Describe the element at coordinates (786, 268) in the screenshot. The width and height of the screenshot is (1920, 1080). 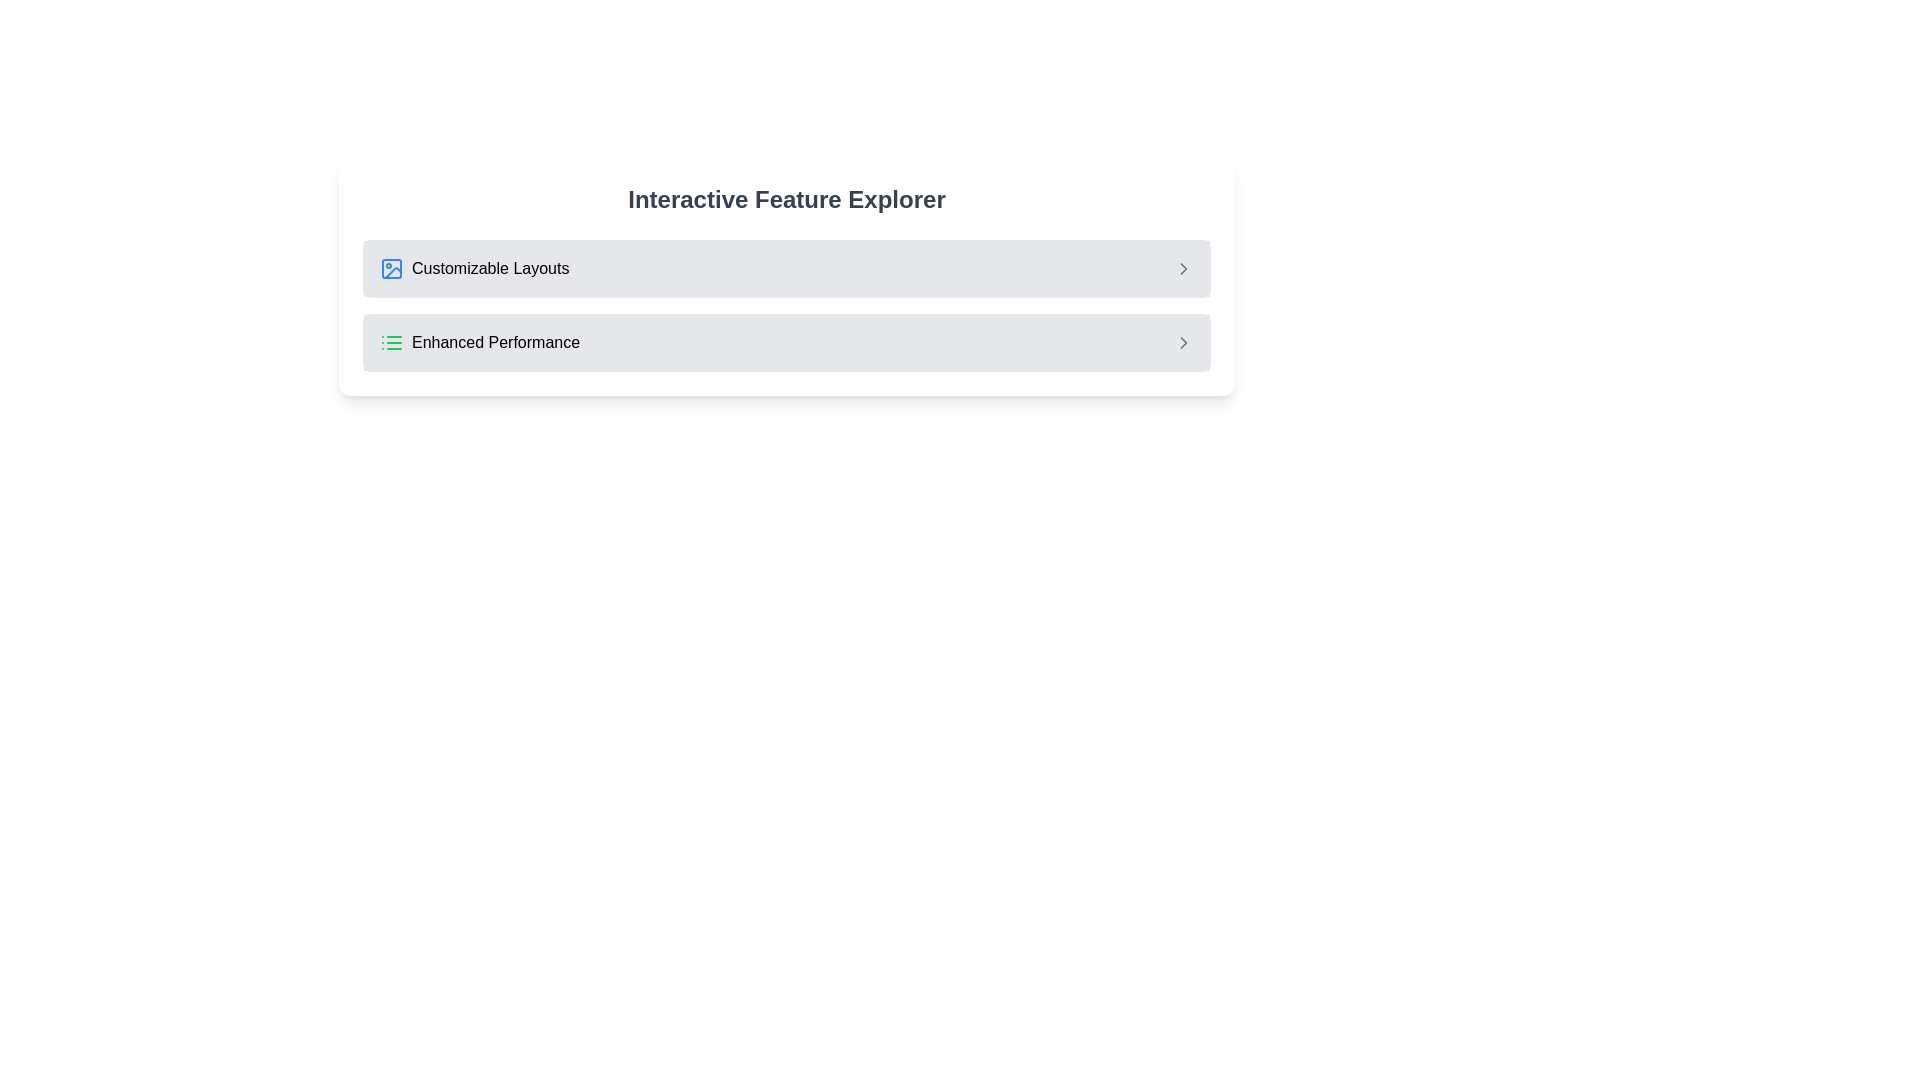
I see `the 'Customizable Layouts' button with a gray background` at that location.